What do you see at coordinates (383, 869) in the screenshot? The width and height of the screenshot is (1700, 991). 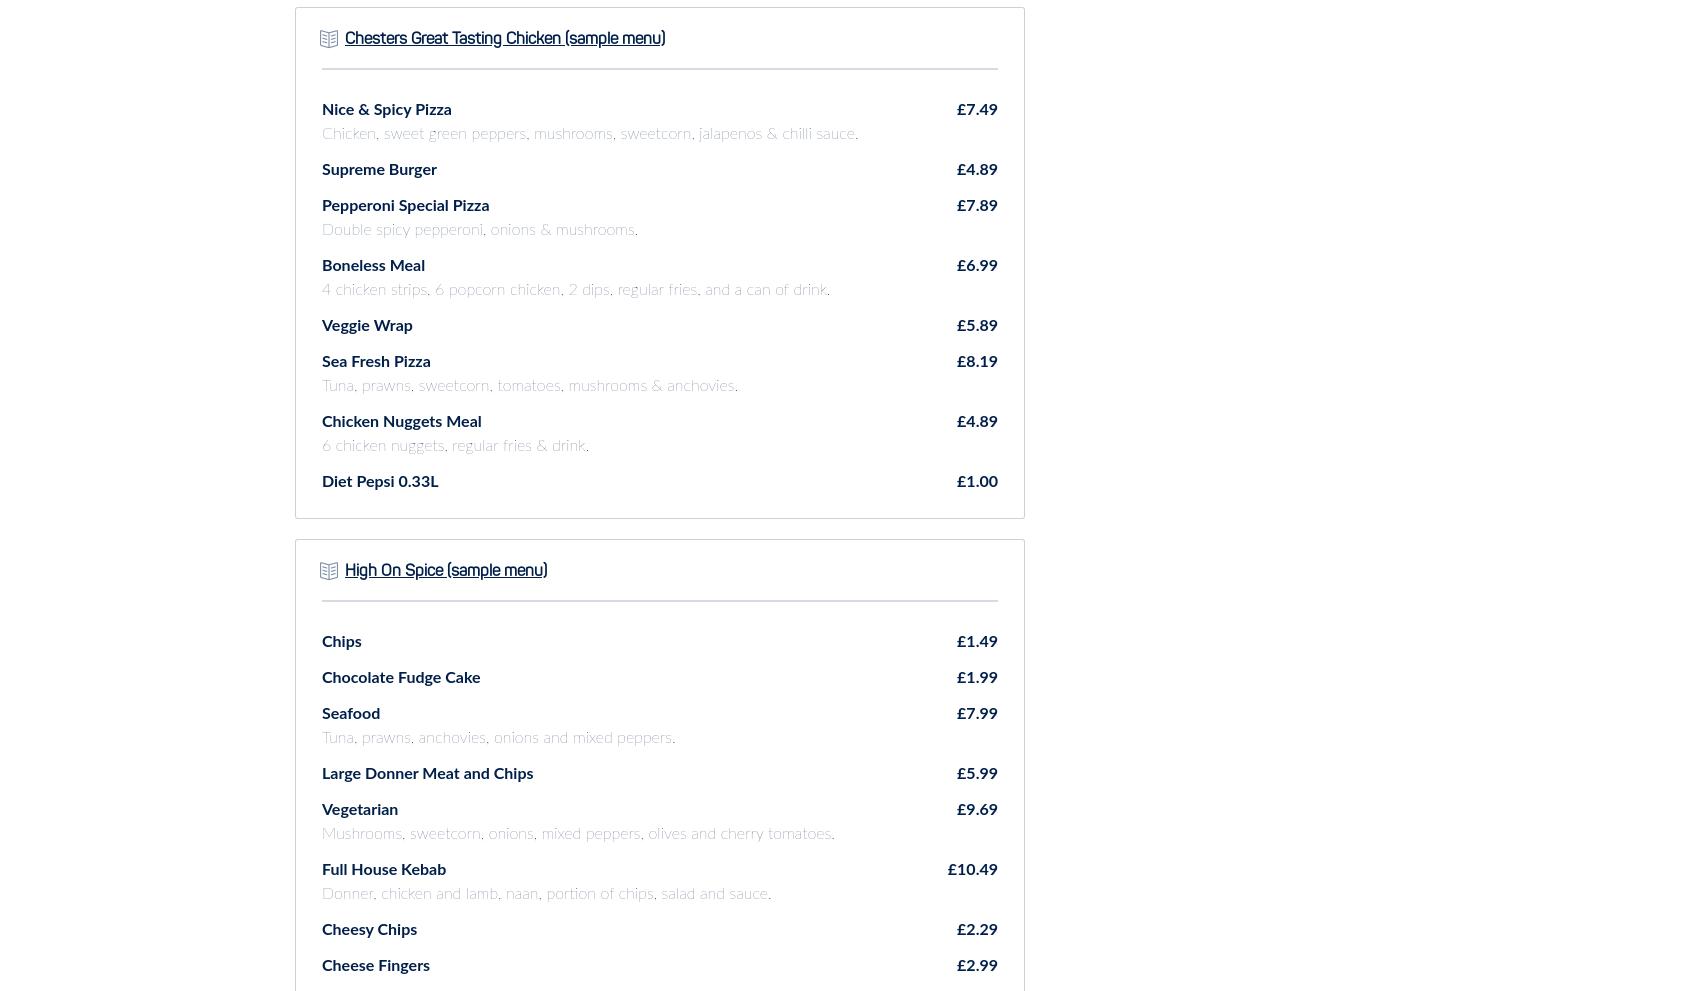 I see `'Full House Kebab'` at bounding box center [383, 869].